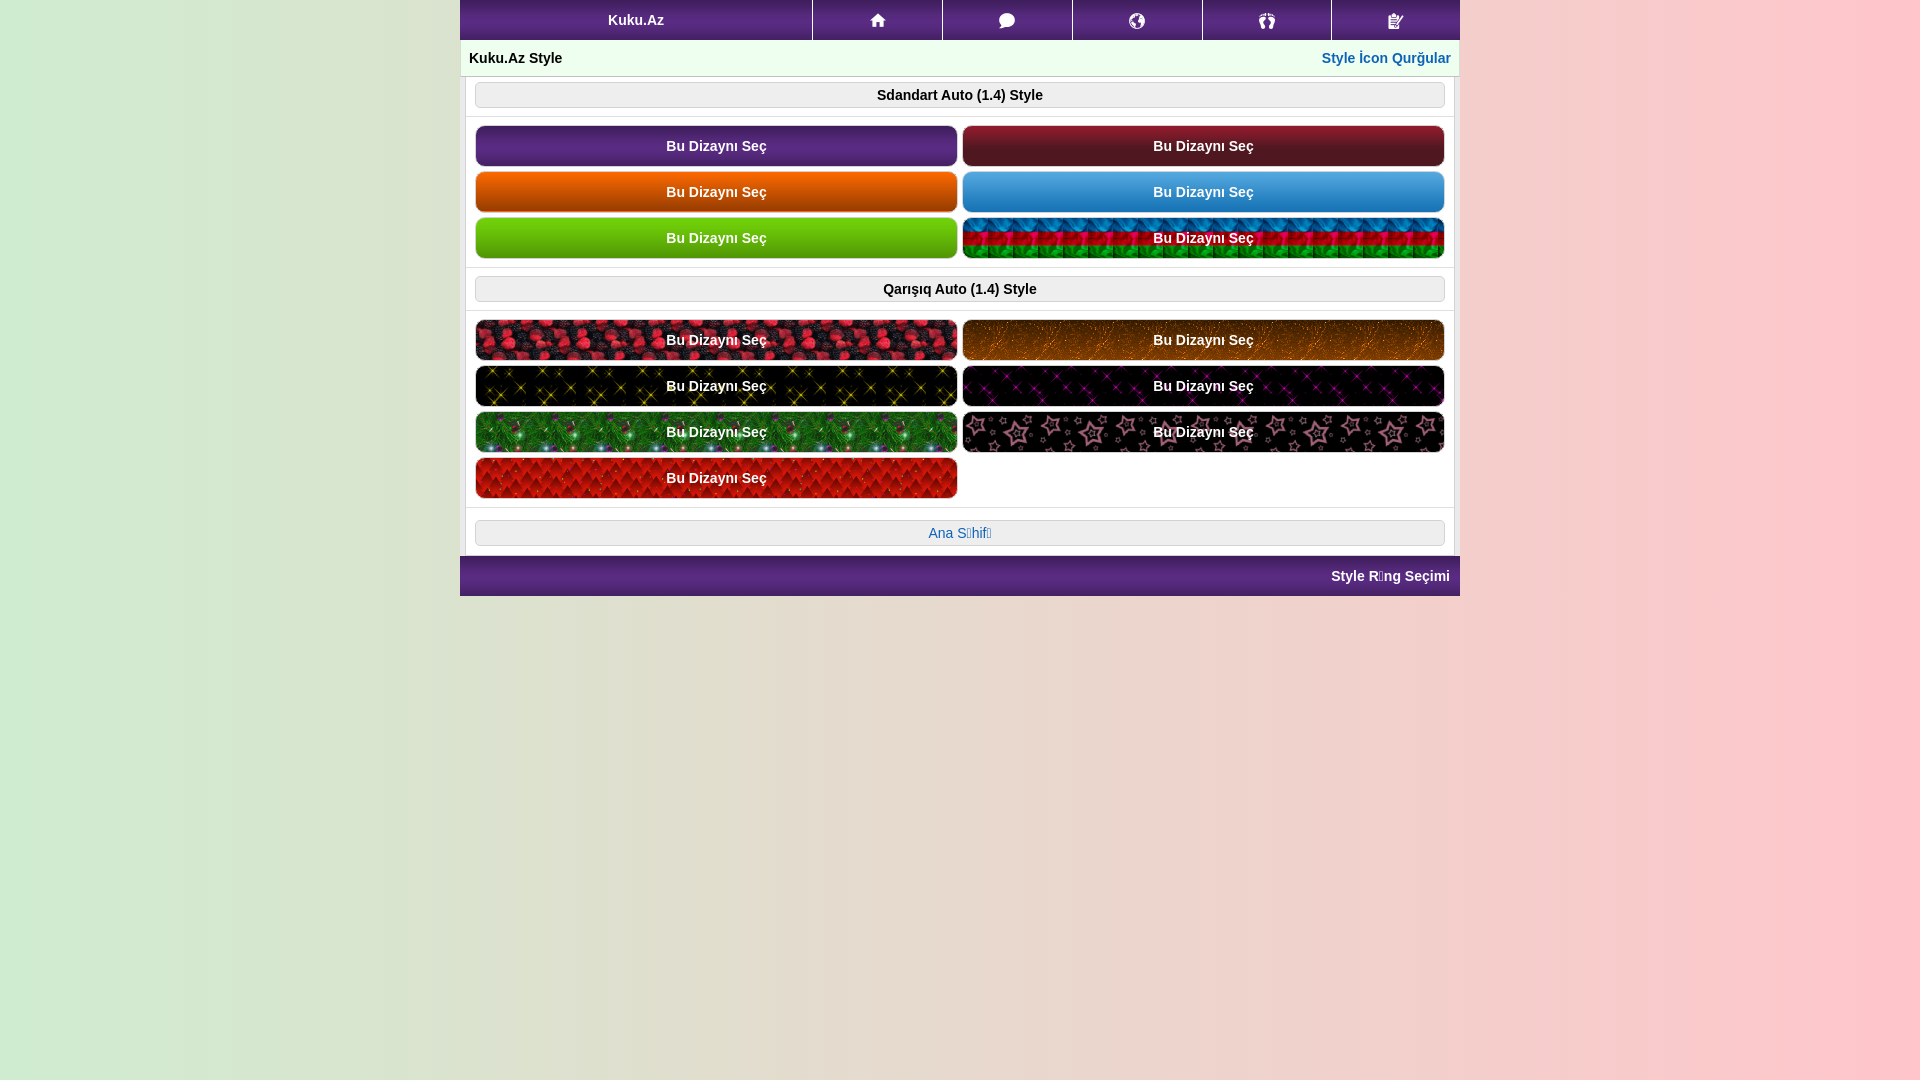 The height and width of the screenshot is (1080, 1920). I want to click on 'Mesajlar', so click(1007, 19).